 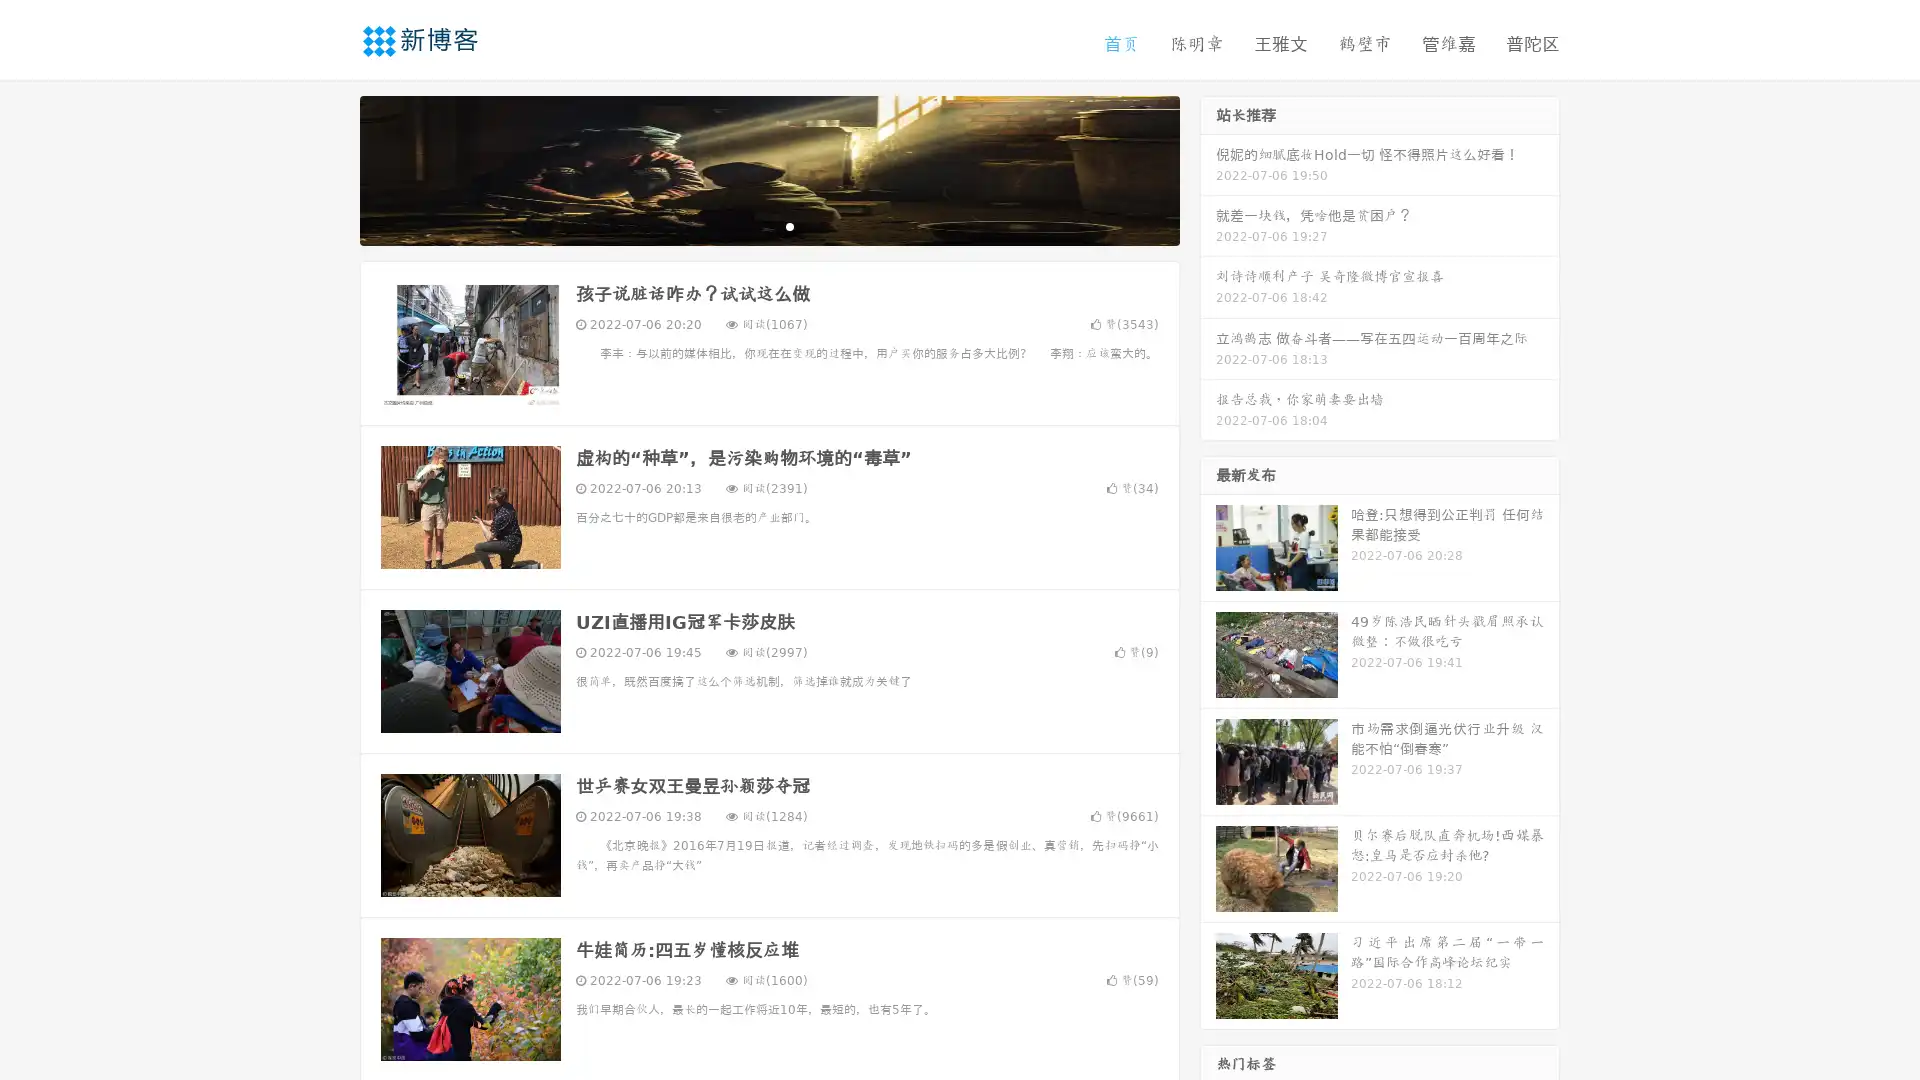 What do you see at coordinates (768, 225) in the screenshot?
I see `Go to slide 2` at bounding box center [768, 225].